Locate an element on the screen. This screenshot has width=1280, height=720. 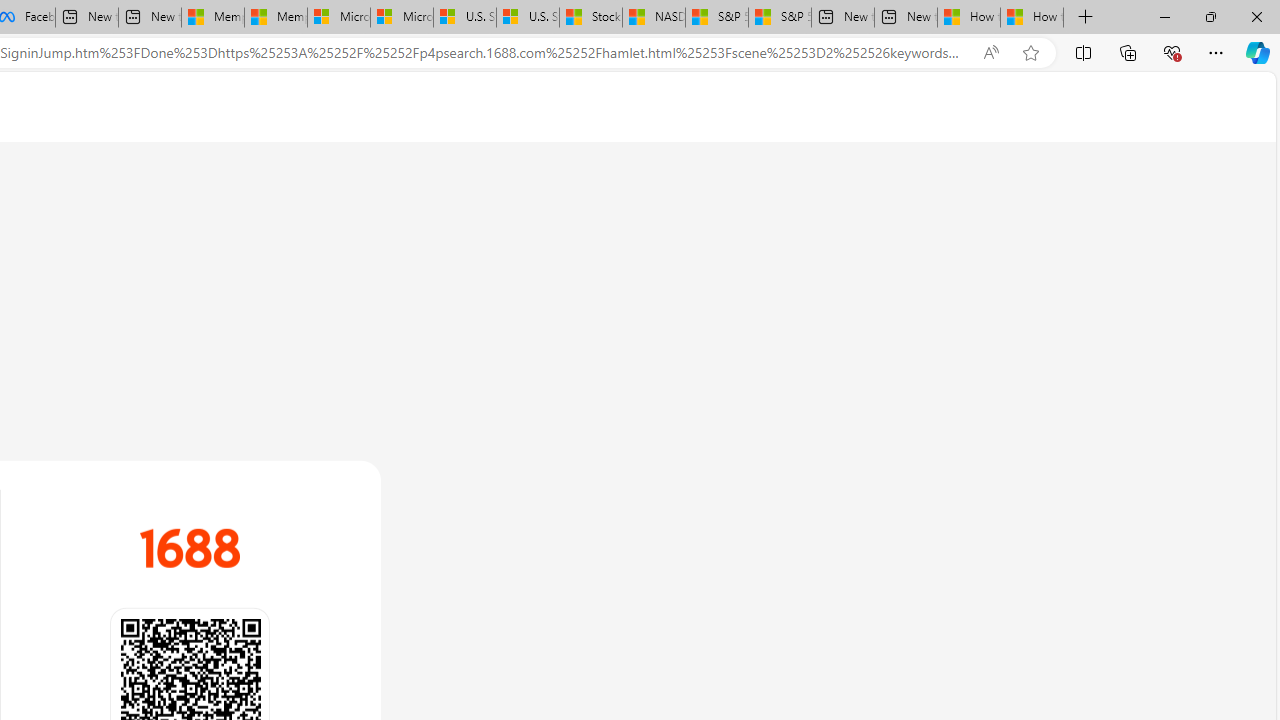
'How to Use a Monitor With Your Closed Laptop' is located at coordinates (1032, 17).